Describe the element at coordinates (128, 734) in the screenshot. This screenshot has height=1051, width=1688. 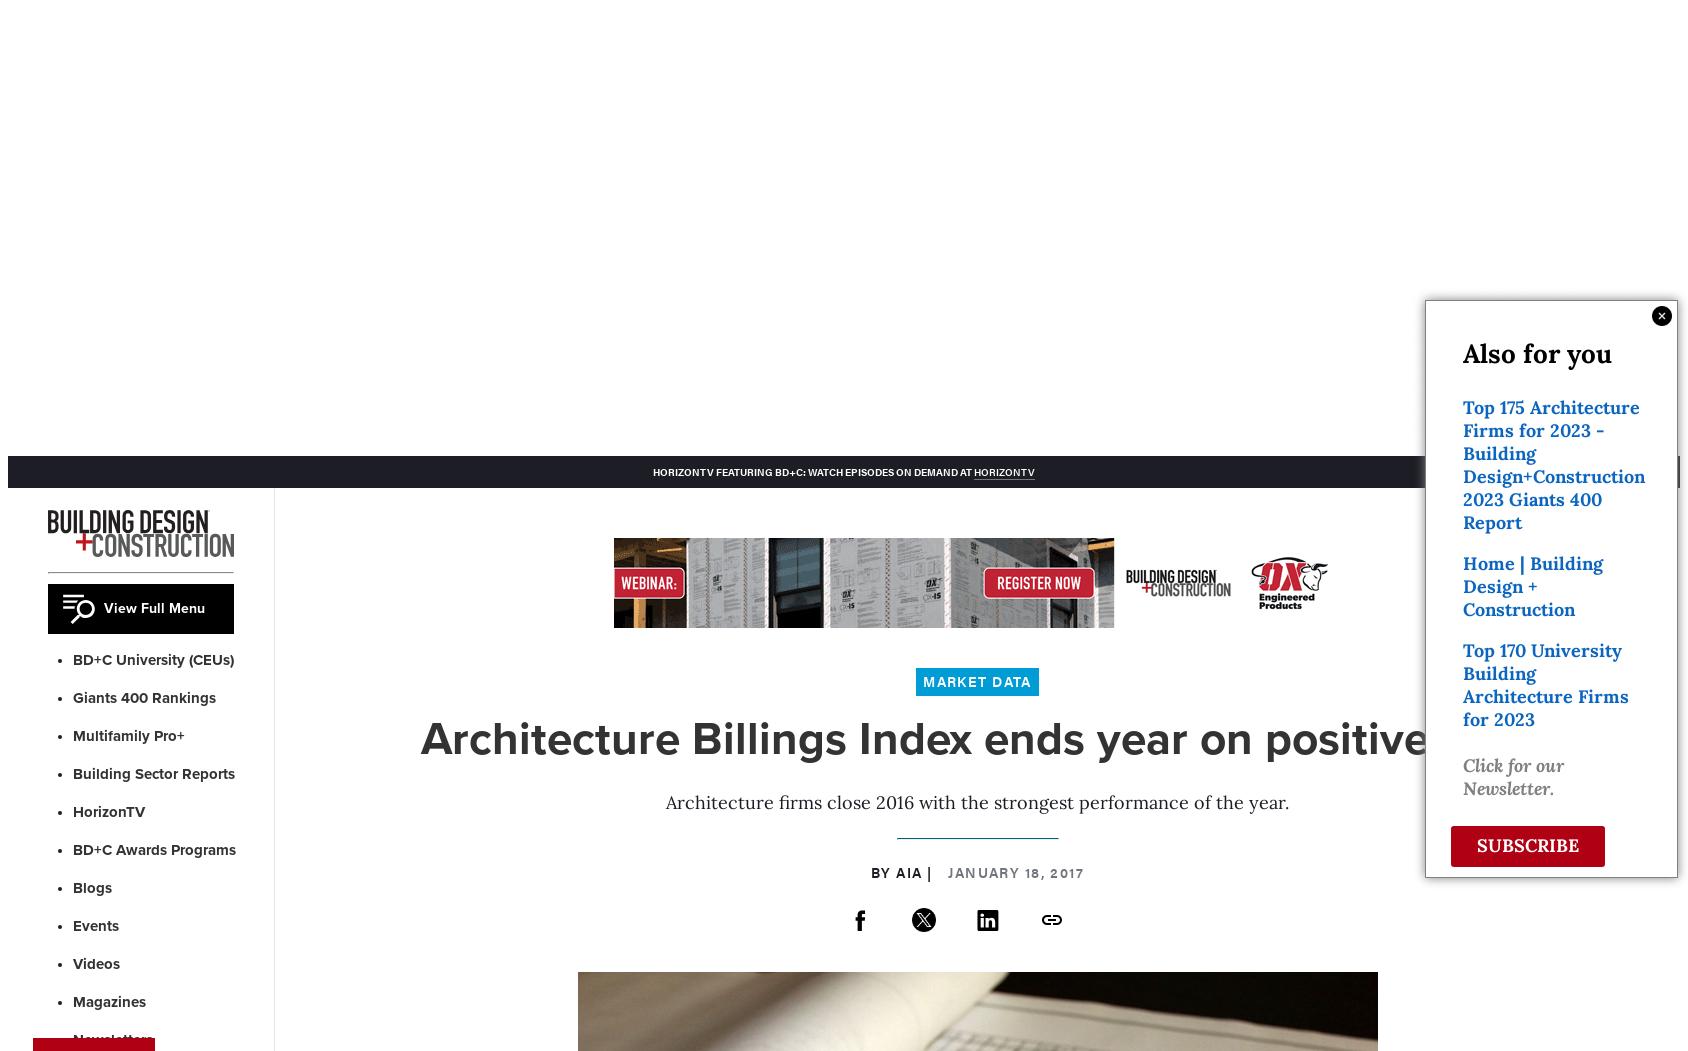
I see `'Multifamily Pro+'` at that location.